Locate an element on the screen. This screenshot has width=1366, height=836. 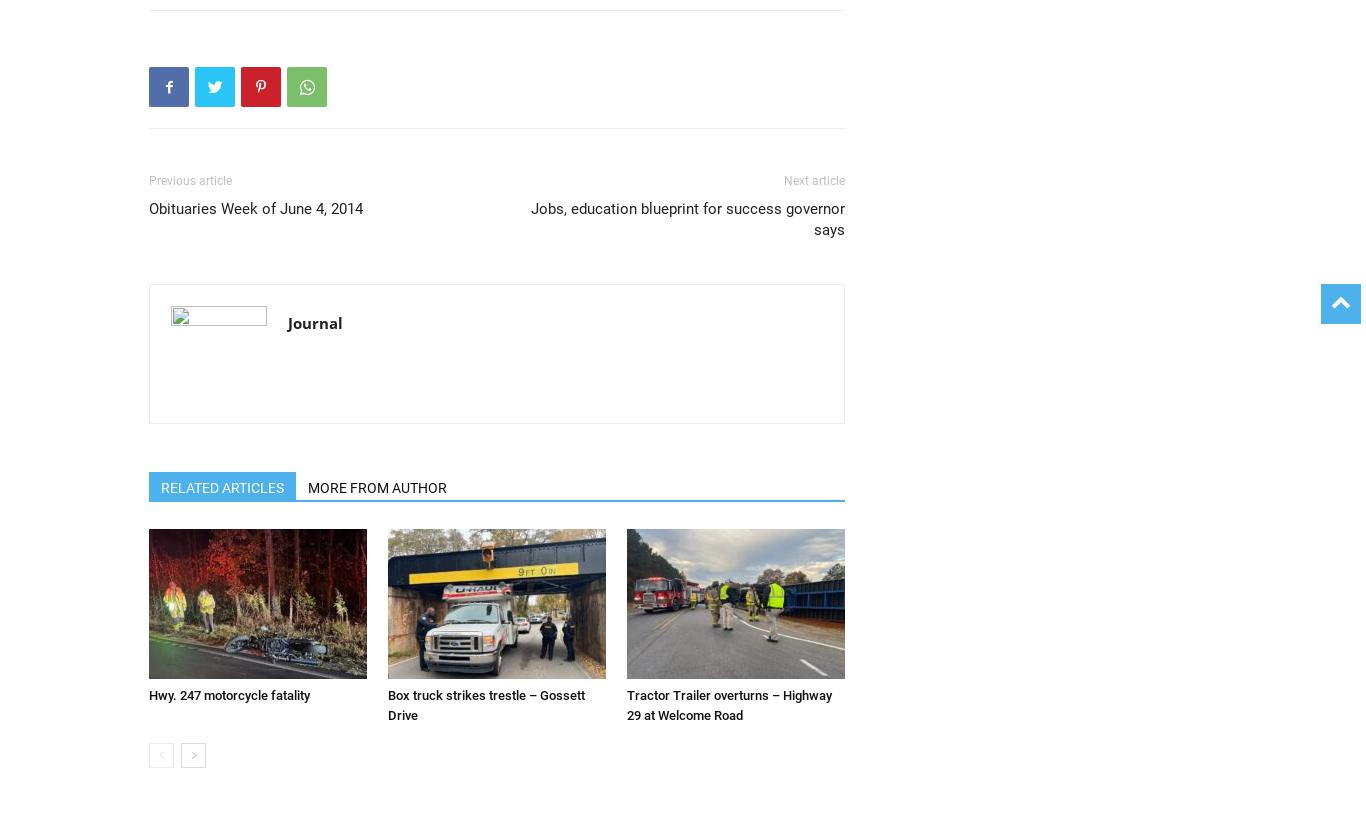
'Previous article' is located at coordinates (189, 179).